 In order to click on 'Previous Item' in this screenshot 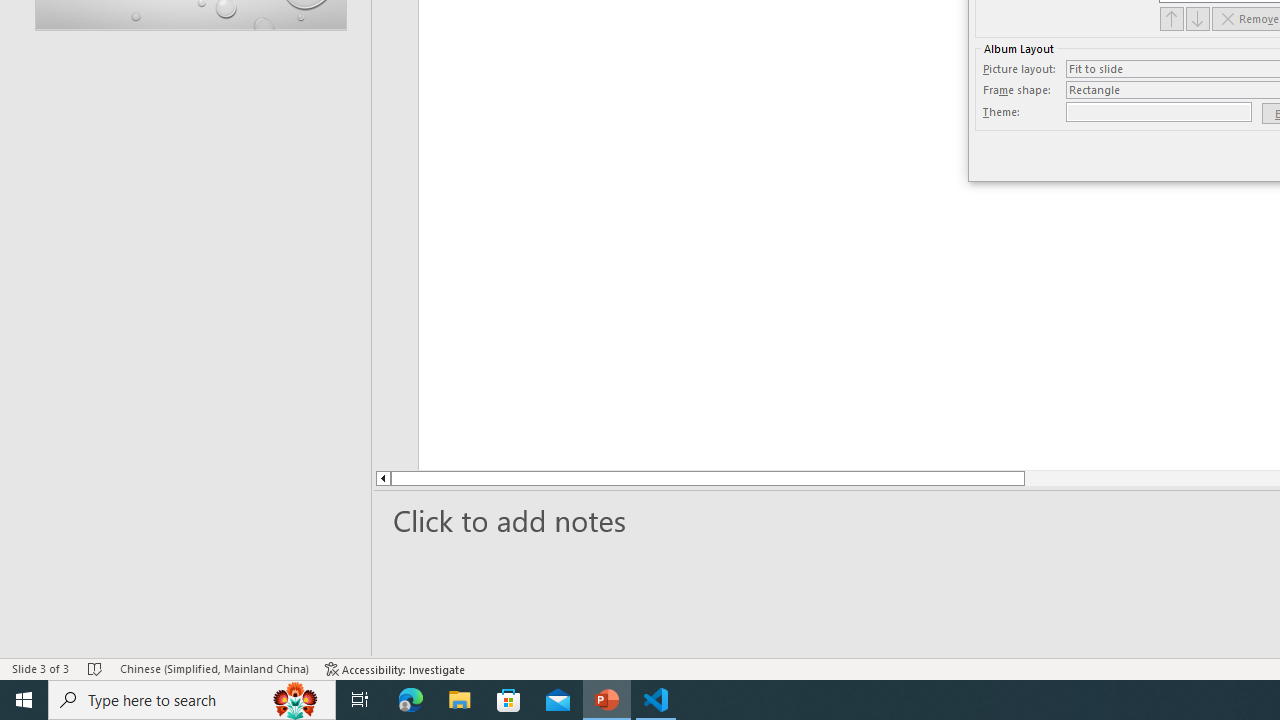, I will do `click(1171, 18)`.